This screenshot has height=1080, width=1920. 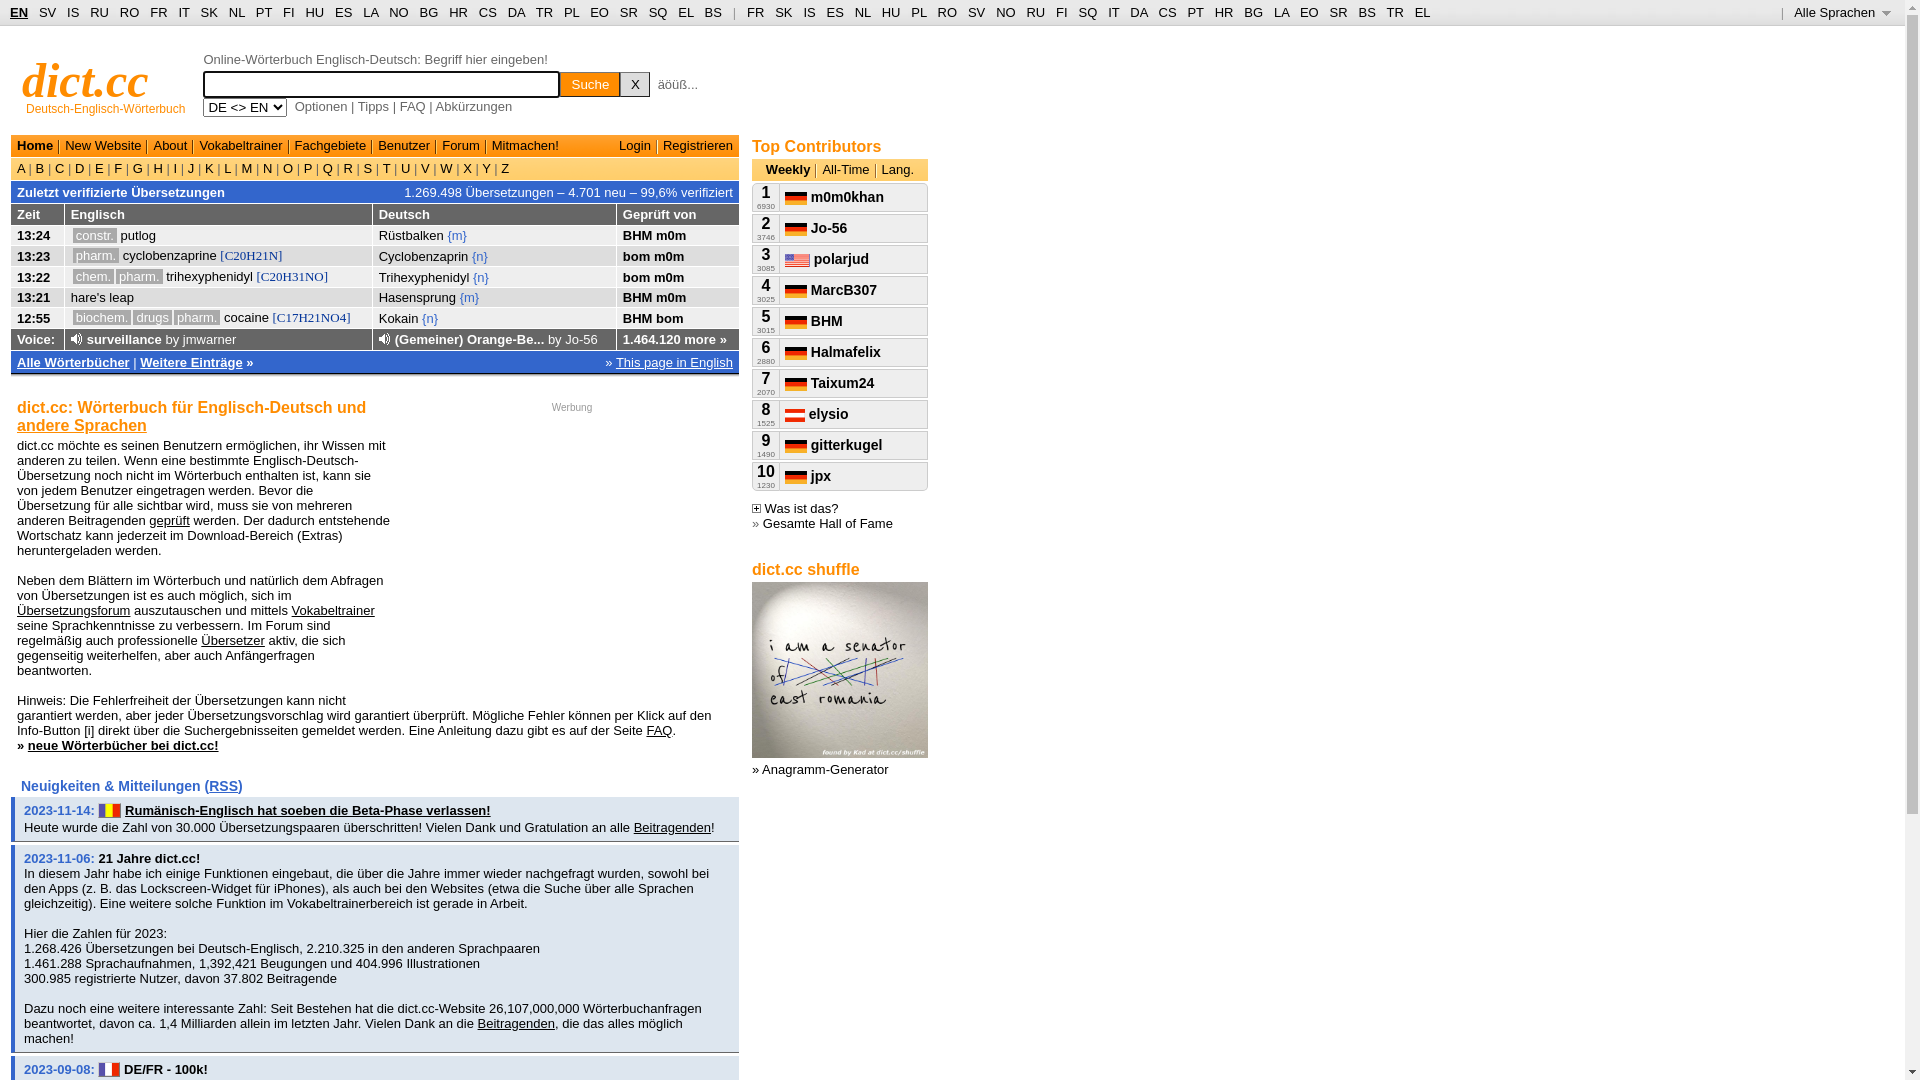 I want to click on 'Alle Sprachen ', so click(x=1841, y=12).